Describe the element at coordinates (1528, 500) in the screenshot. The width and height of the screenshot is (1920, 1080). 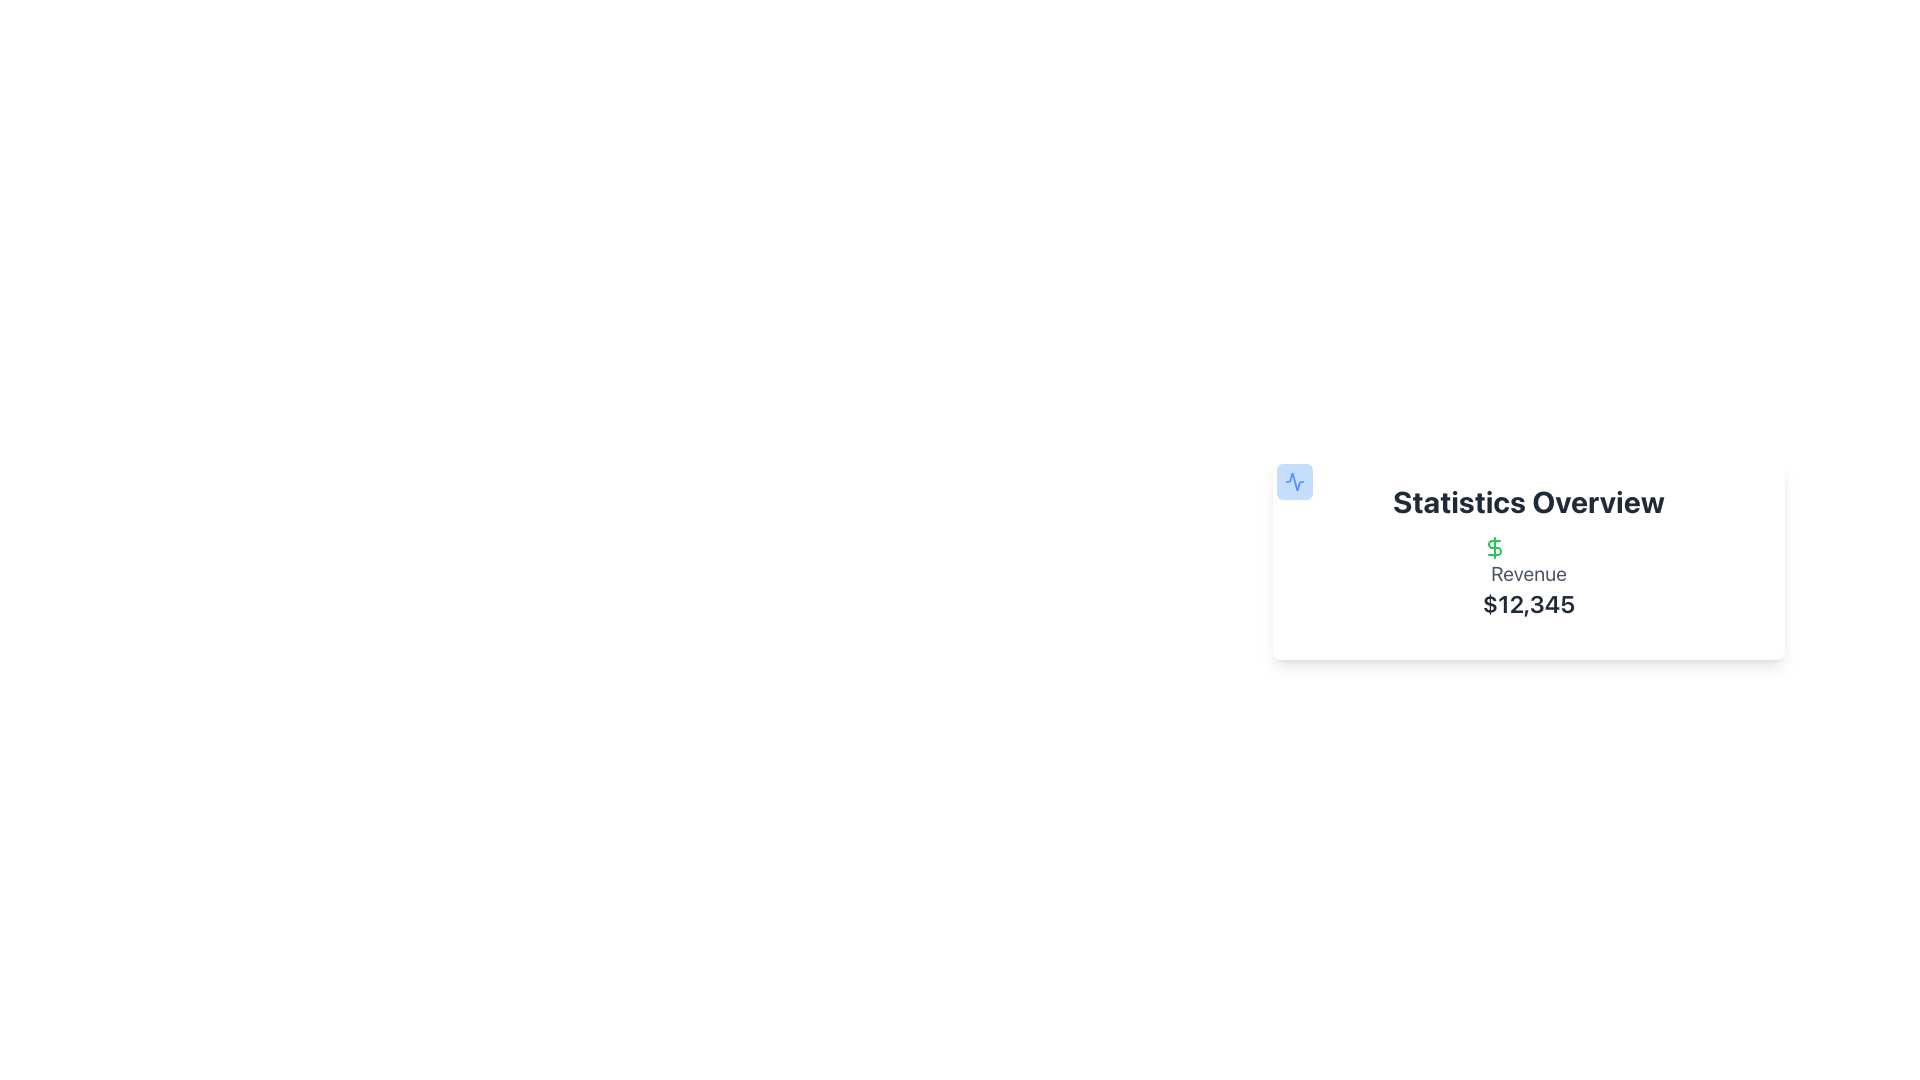
I see `text 'Statistics Overview' located at the top center of a white box with rounded corners and shadow styling` at that location.